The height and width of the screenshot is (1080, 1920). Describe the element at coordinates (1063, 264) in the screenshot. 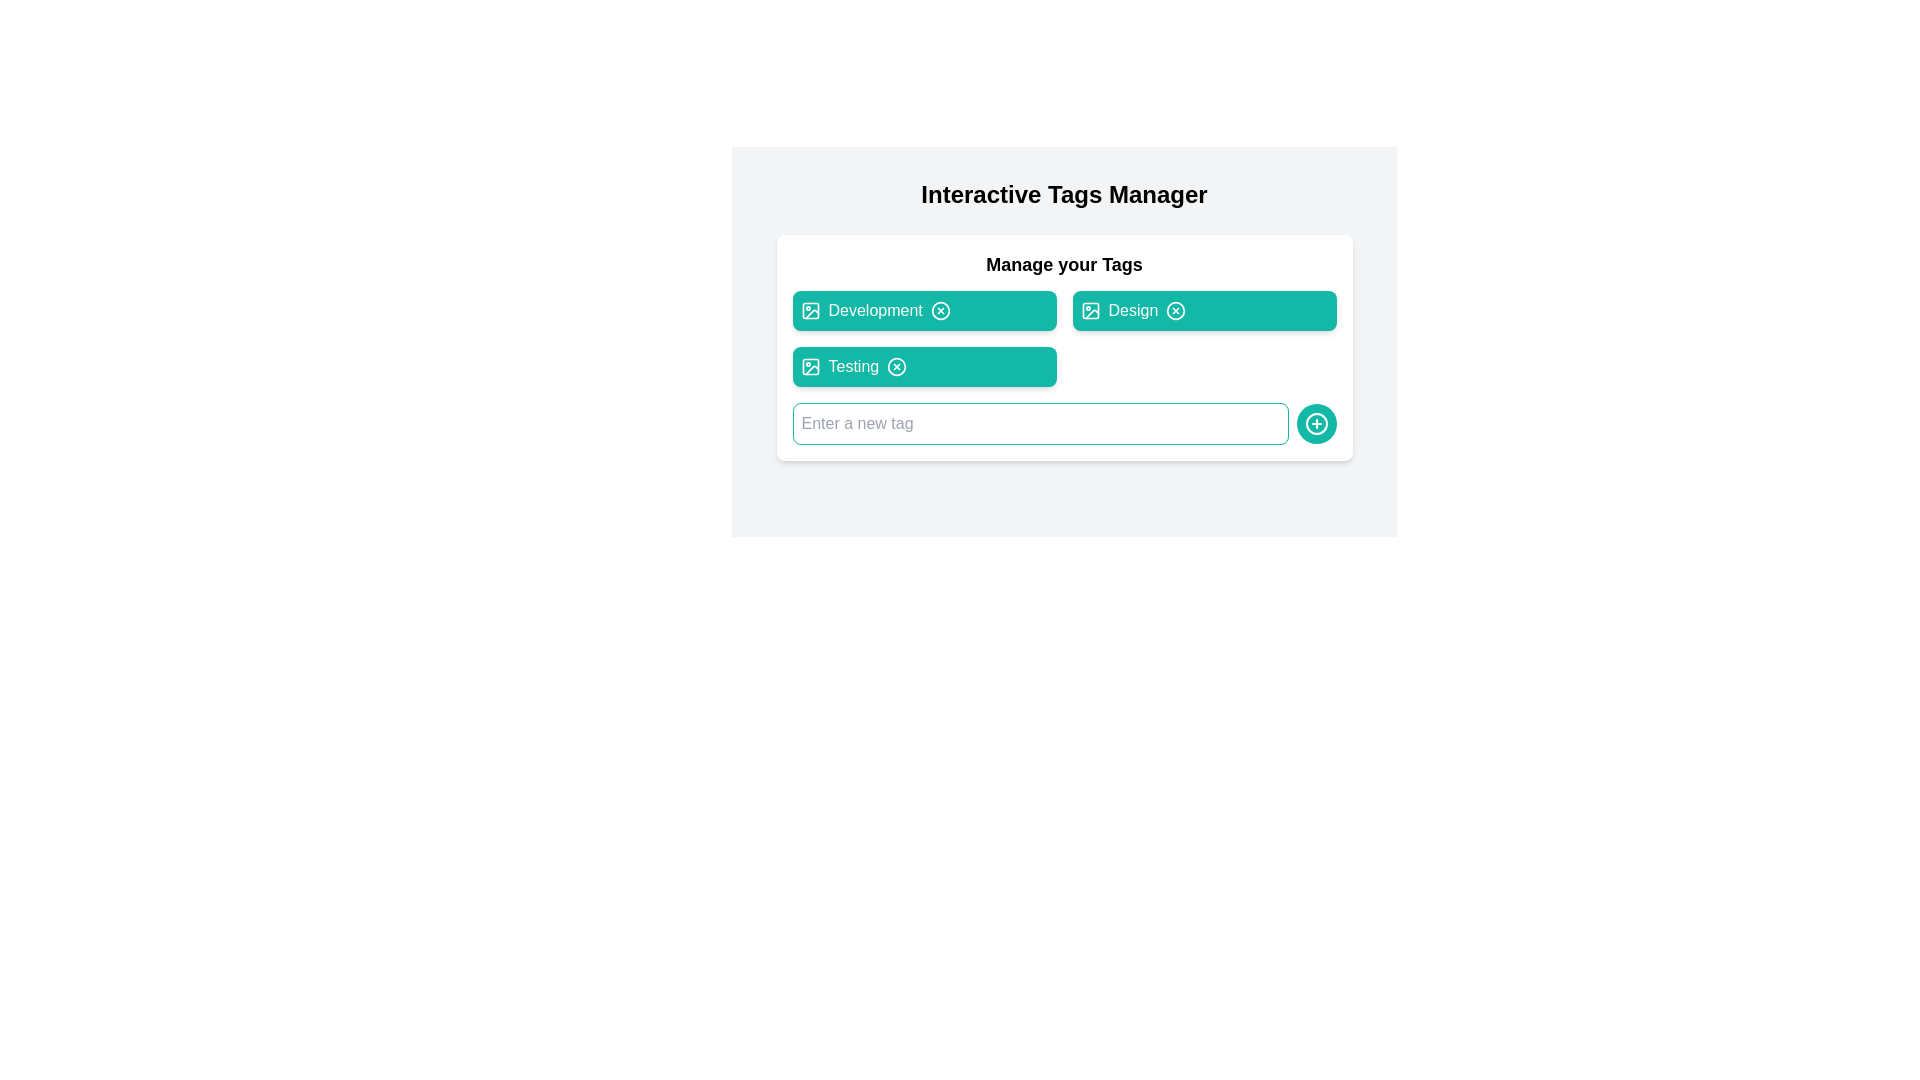

I see `the bold text label titled 'Manage your Tags' at the top of the card area` at that location.